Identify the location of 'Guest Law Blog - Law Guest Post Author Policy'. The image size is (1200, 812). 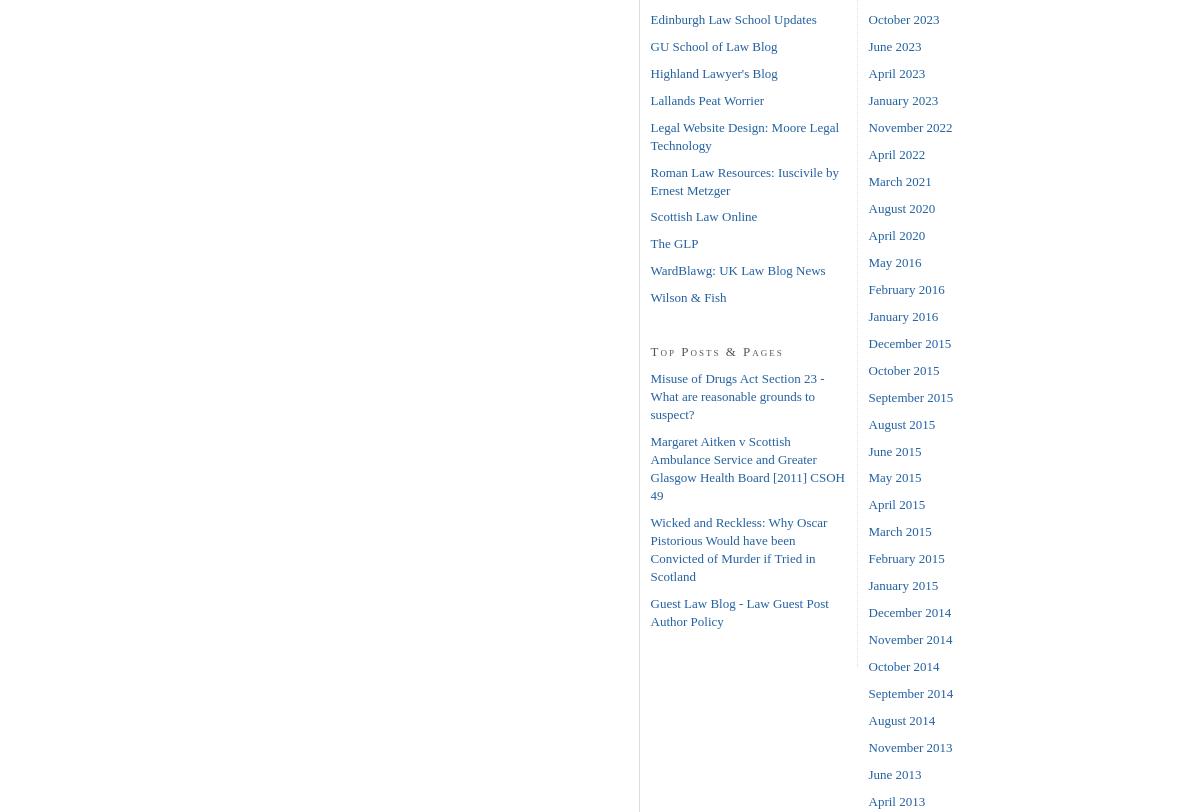
(650, 612).